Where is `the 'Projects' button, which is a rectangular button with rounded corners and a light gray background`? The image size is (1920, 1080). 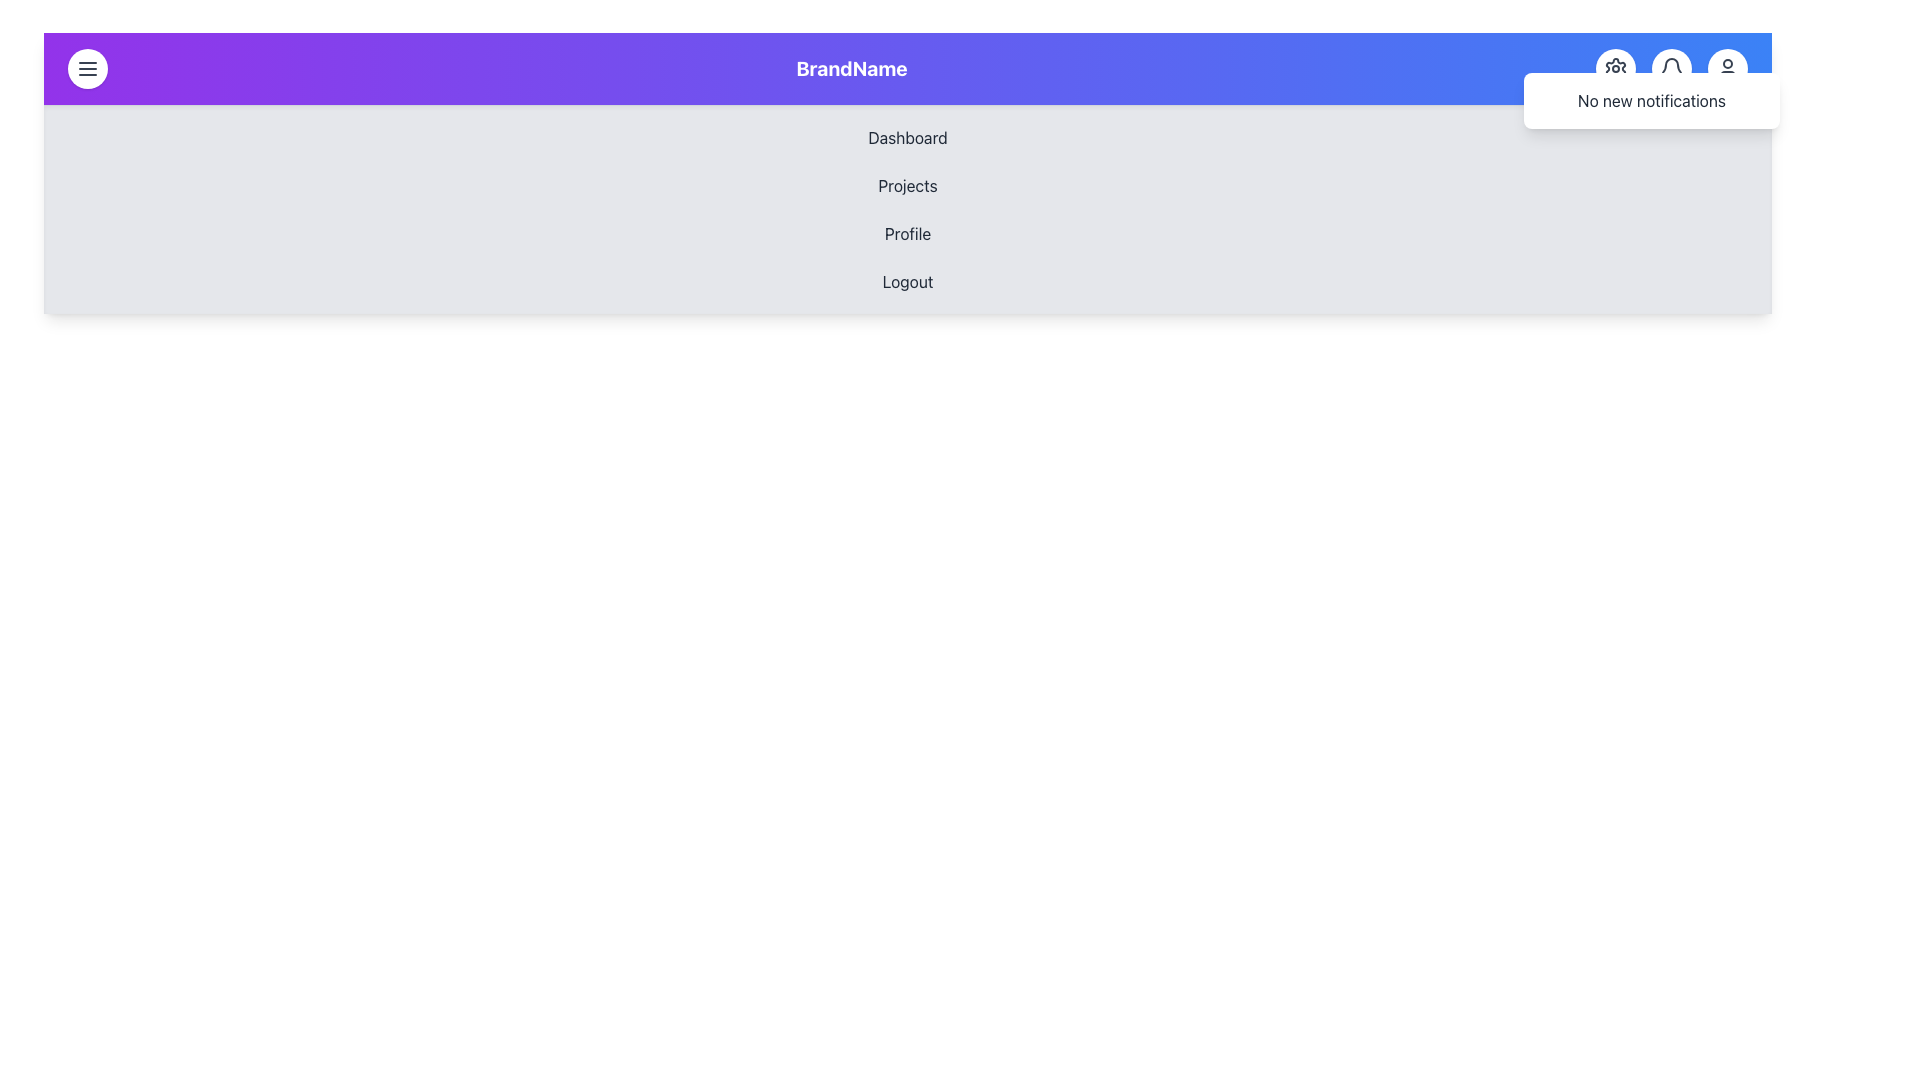 the 'Projects' button, which is a rectangular button with rounded corners and a light gray background is located at coordinates (906, 185).